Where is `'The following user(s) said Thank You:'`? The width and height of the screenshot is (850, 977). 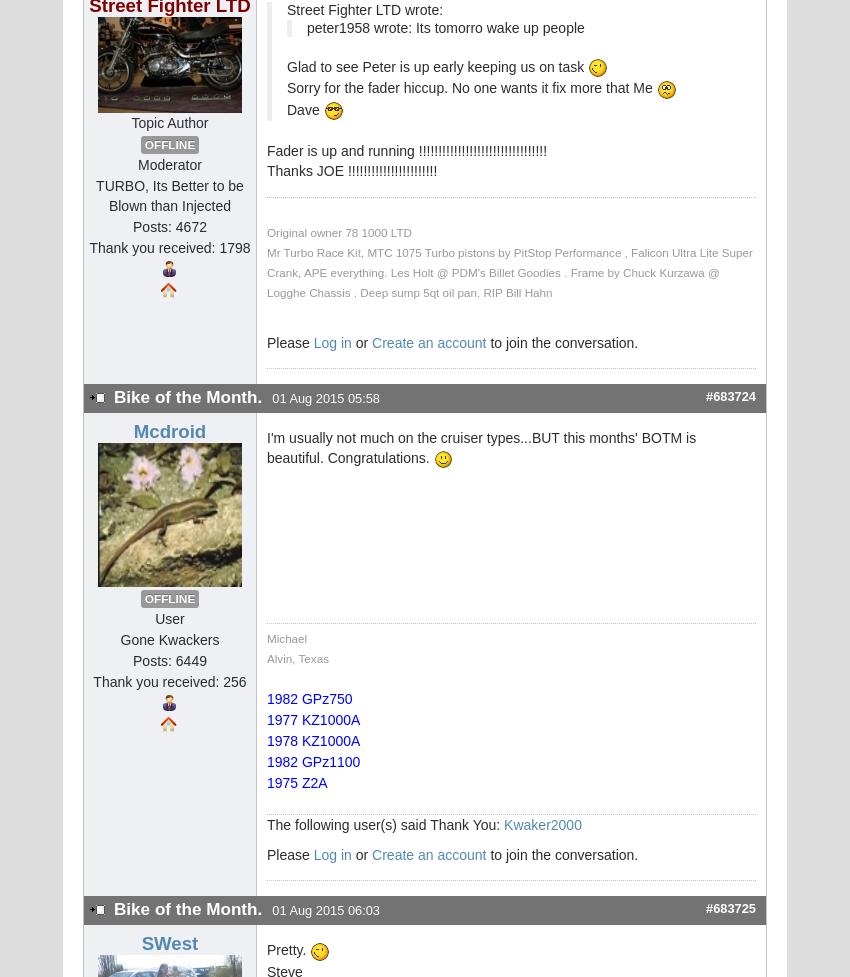
'The following user(s) said Thank You:' is located at coordinates (265, 823).